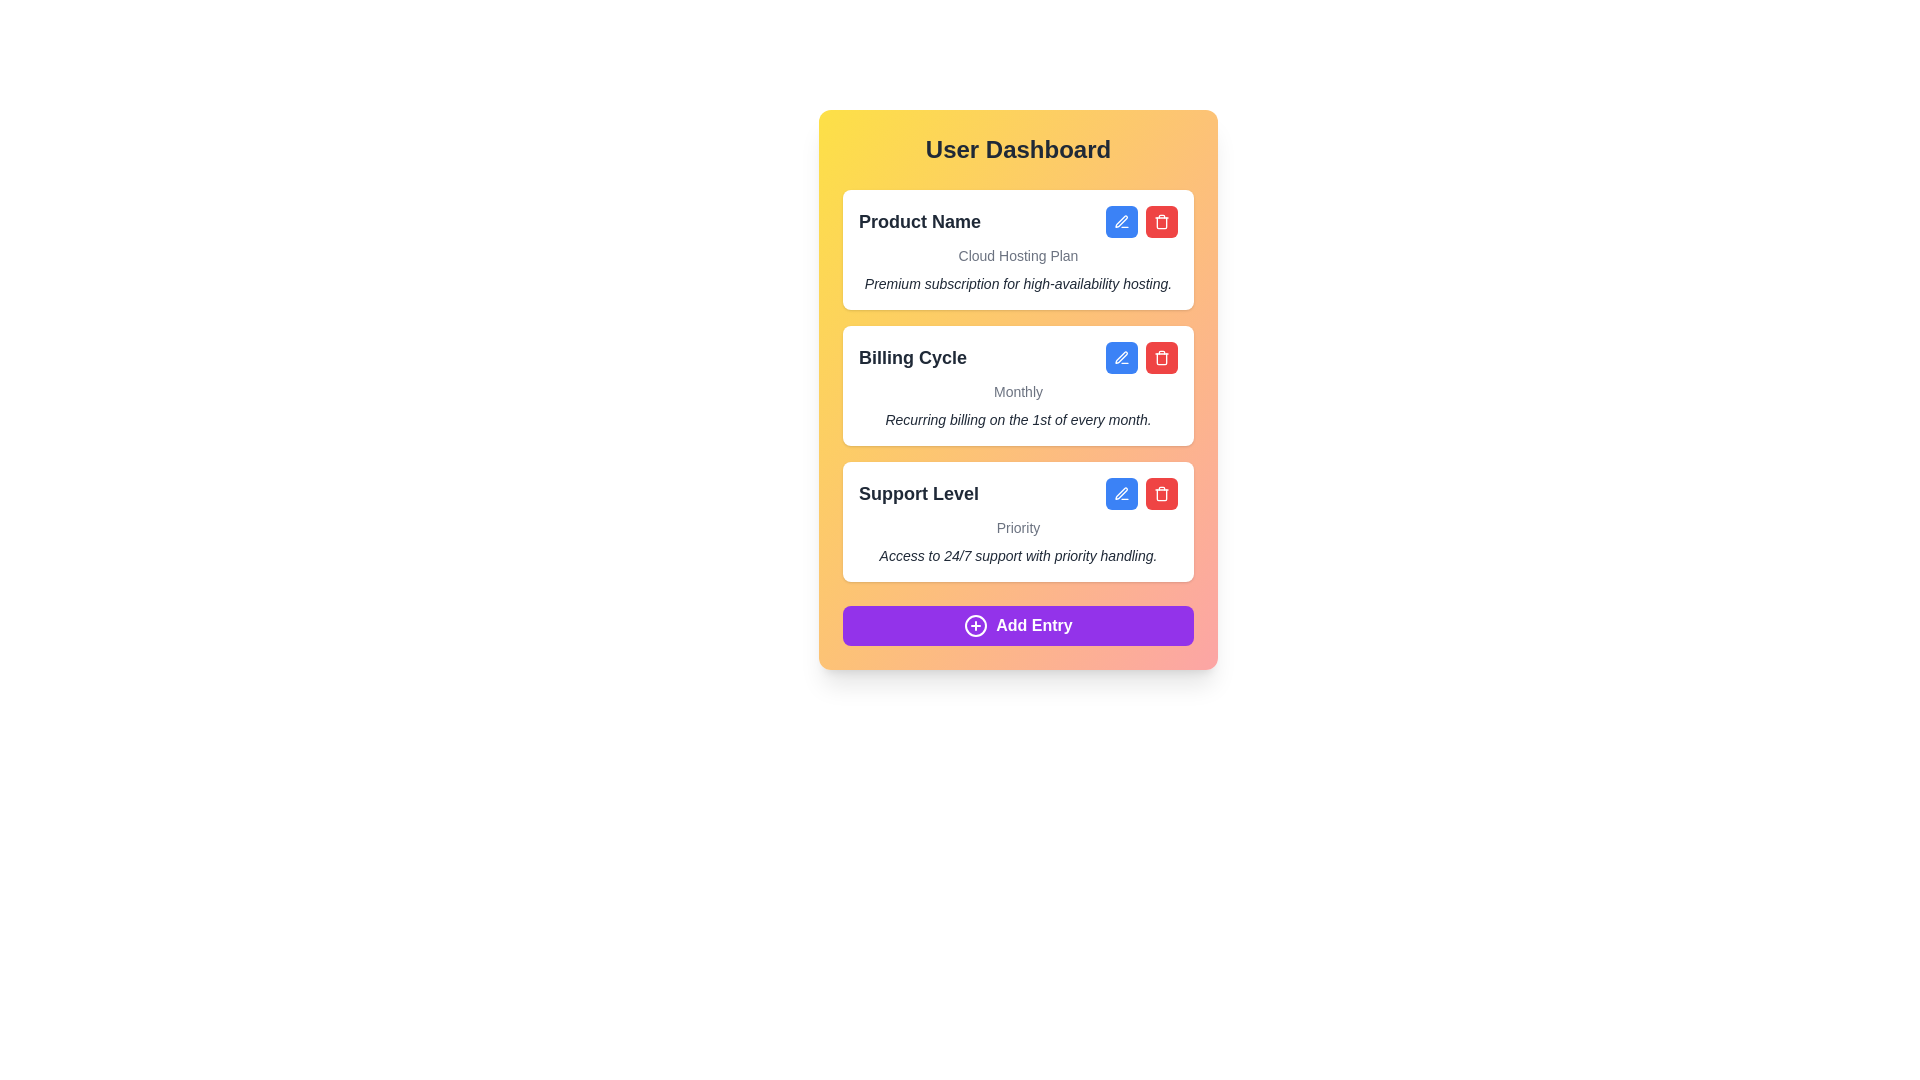 This screenshot has height=1080, width=1920. Describe the element at coordinates (1121, 493) in the screenshot. I see `the vector graphic pen icon located in the top-right corner of the 'Support Level' card, next to the red delete button` at that location.